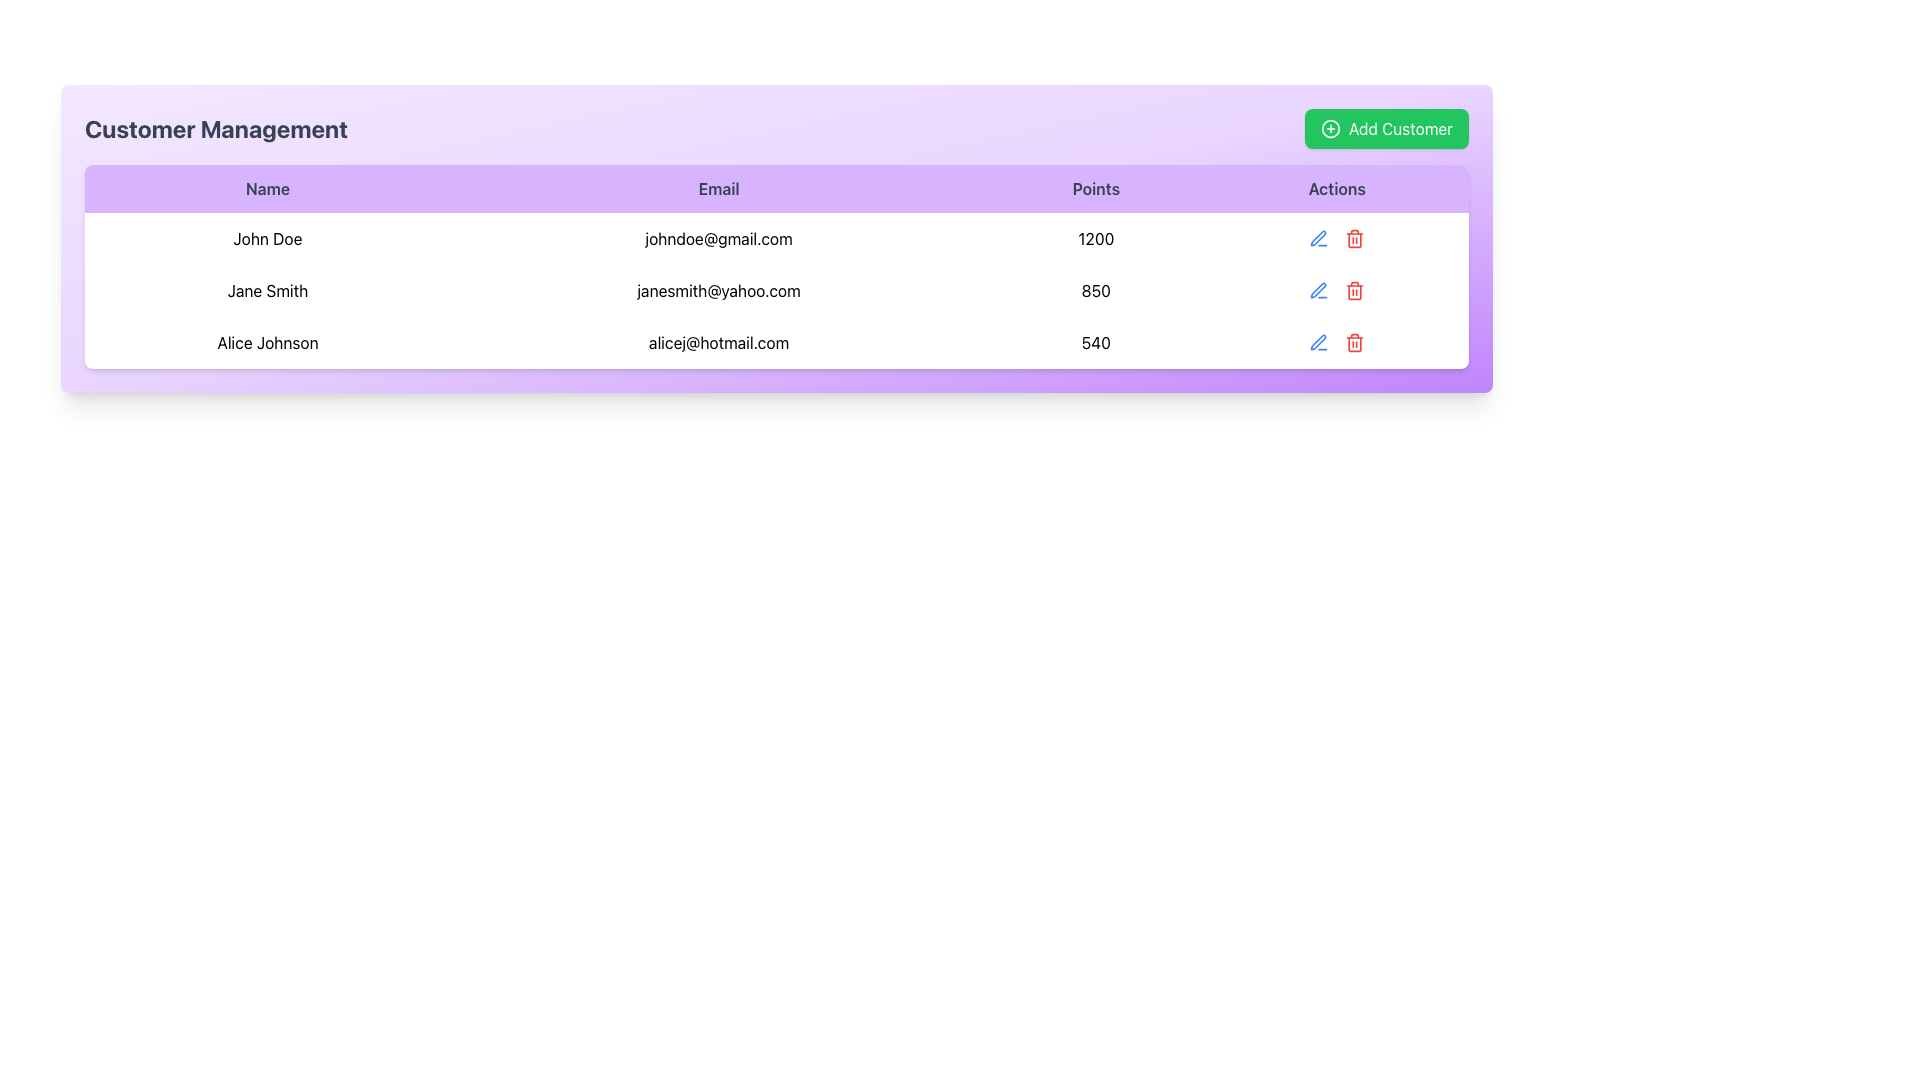 The height and width of the screenshot is (1080, 1920). I want to click on the text label component displaying the email address of a customer in the third row under the 'Email' column in the table layout, so click(719, 342).